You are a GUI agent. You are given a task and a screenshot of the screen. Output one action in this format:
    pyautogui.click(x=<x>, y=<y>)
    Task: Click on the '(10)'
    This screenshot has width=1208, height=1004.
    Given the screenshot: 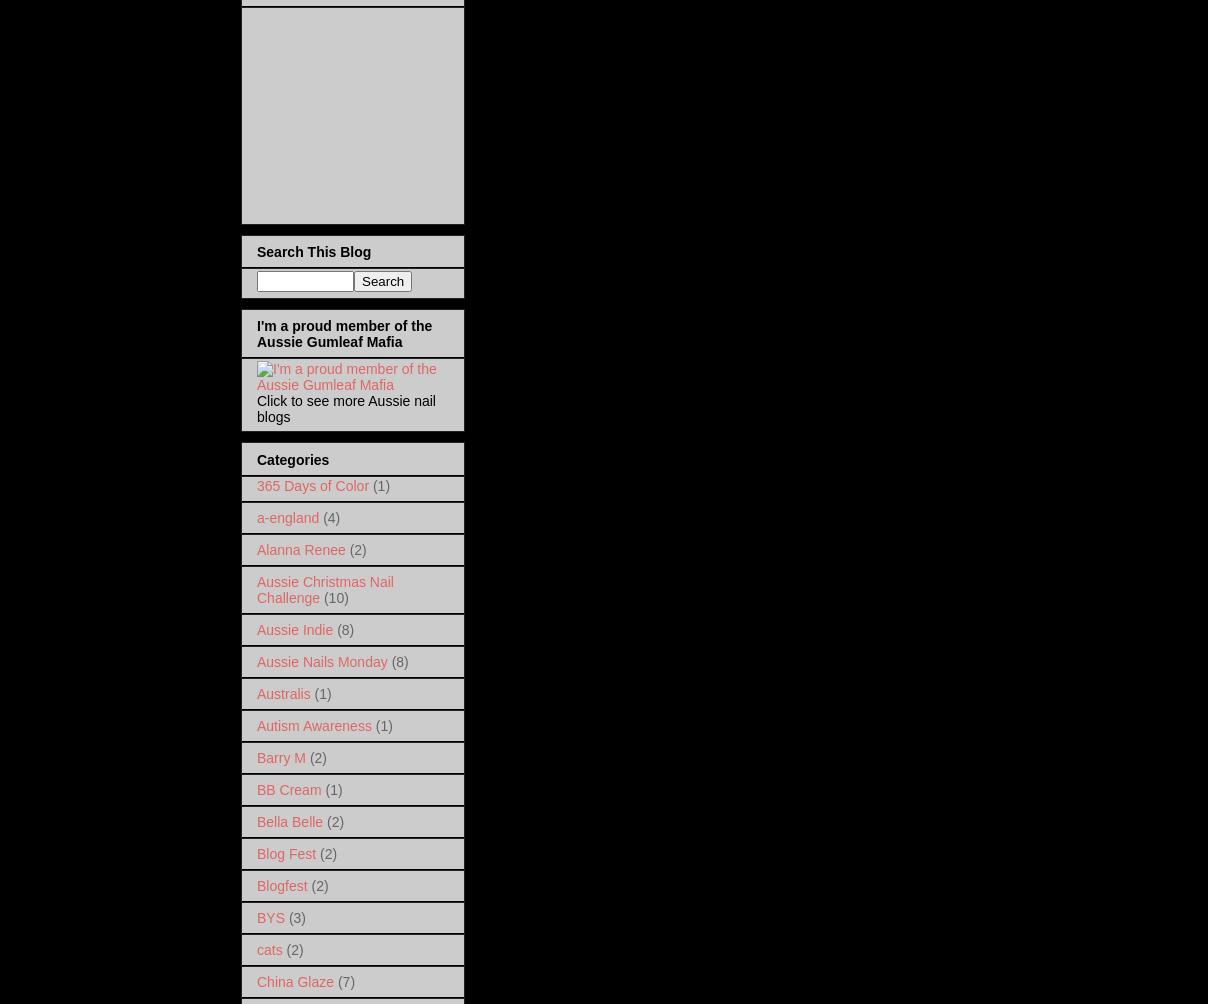 What is the action you would take?
    pyautogui.click(x=322, y=596)
    